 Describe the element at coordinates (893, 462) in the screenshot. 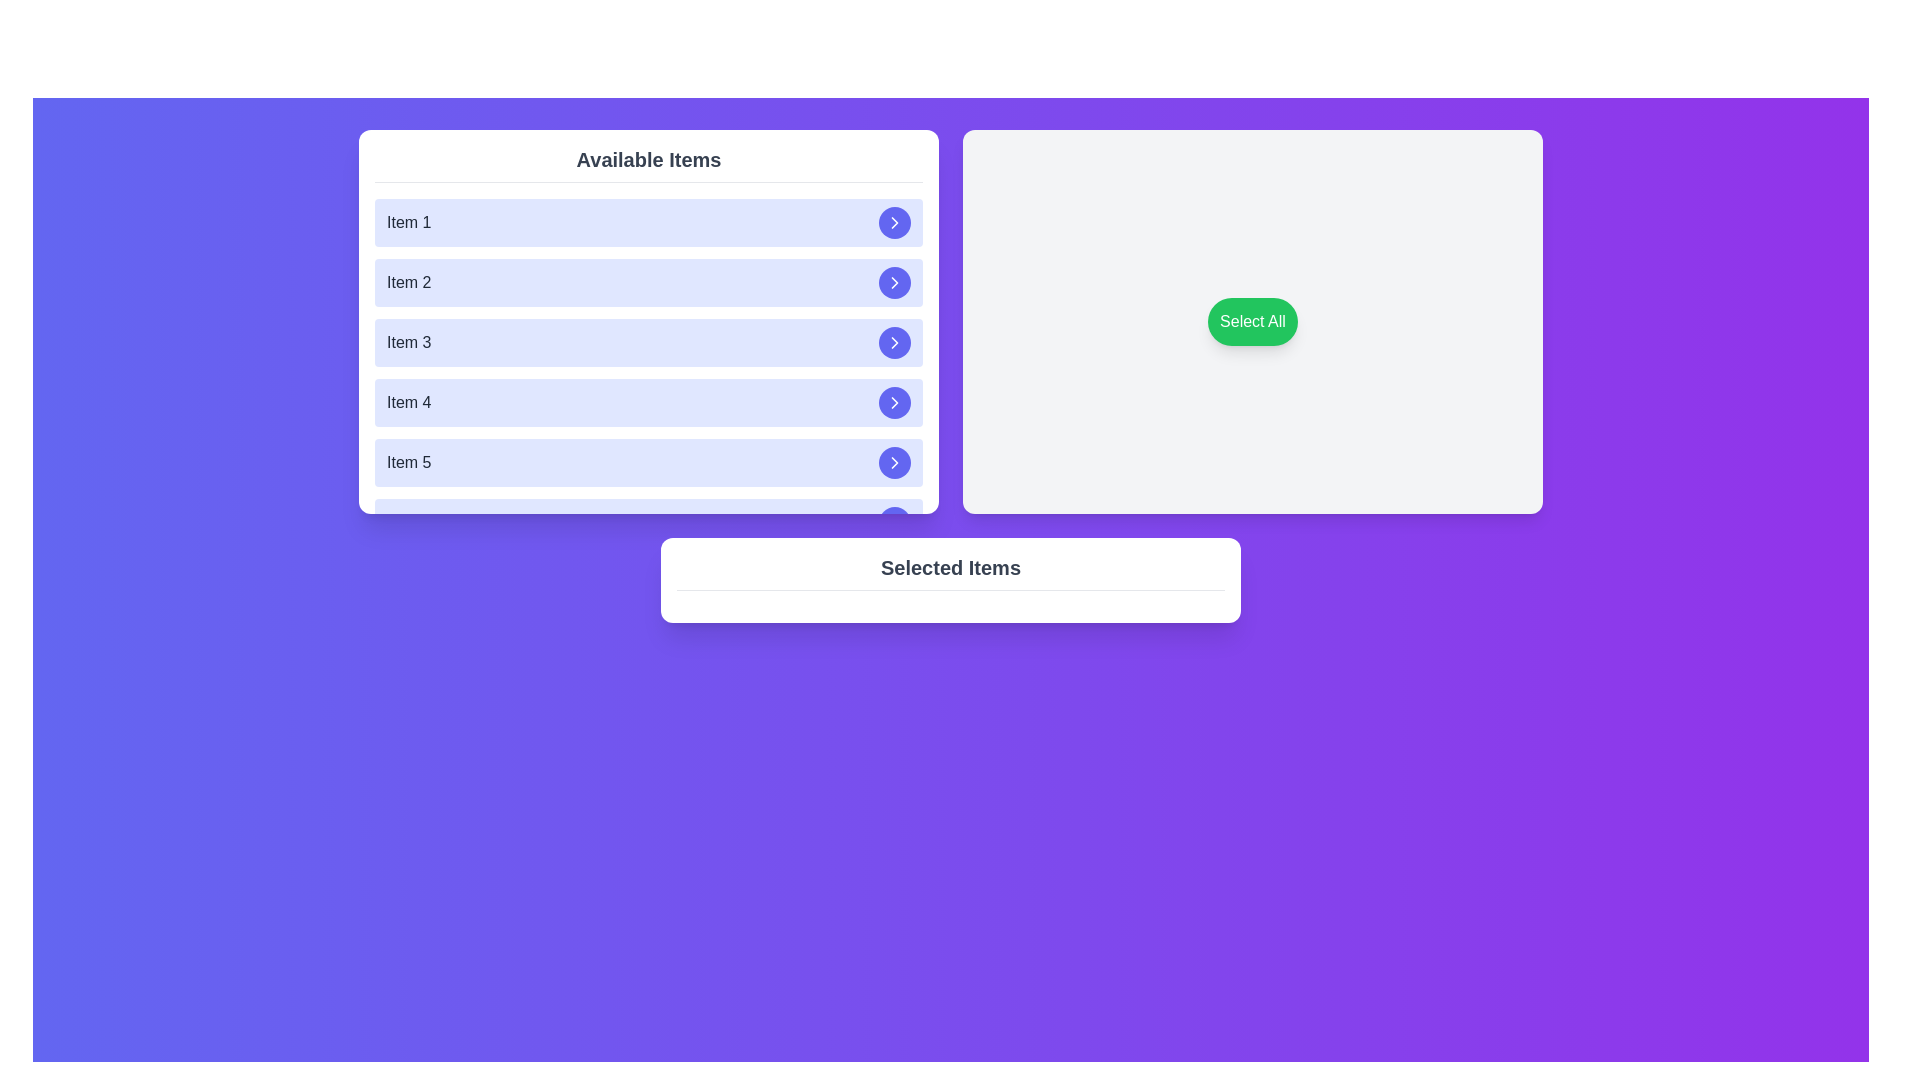

I see `the rightward-pointing arrow icon within the button at the bottom of the 'Available Items' list` at that location.